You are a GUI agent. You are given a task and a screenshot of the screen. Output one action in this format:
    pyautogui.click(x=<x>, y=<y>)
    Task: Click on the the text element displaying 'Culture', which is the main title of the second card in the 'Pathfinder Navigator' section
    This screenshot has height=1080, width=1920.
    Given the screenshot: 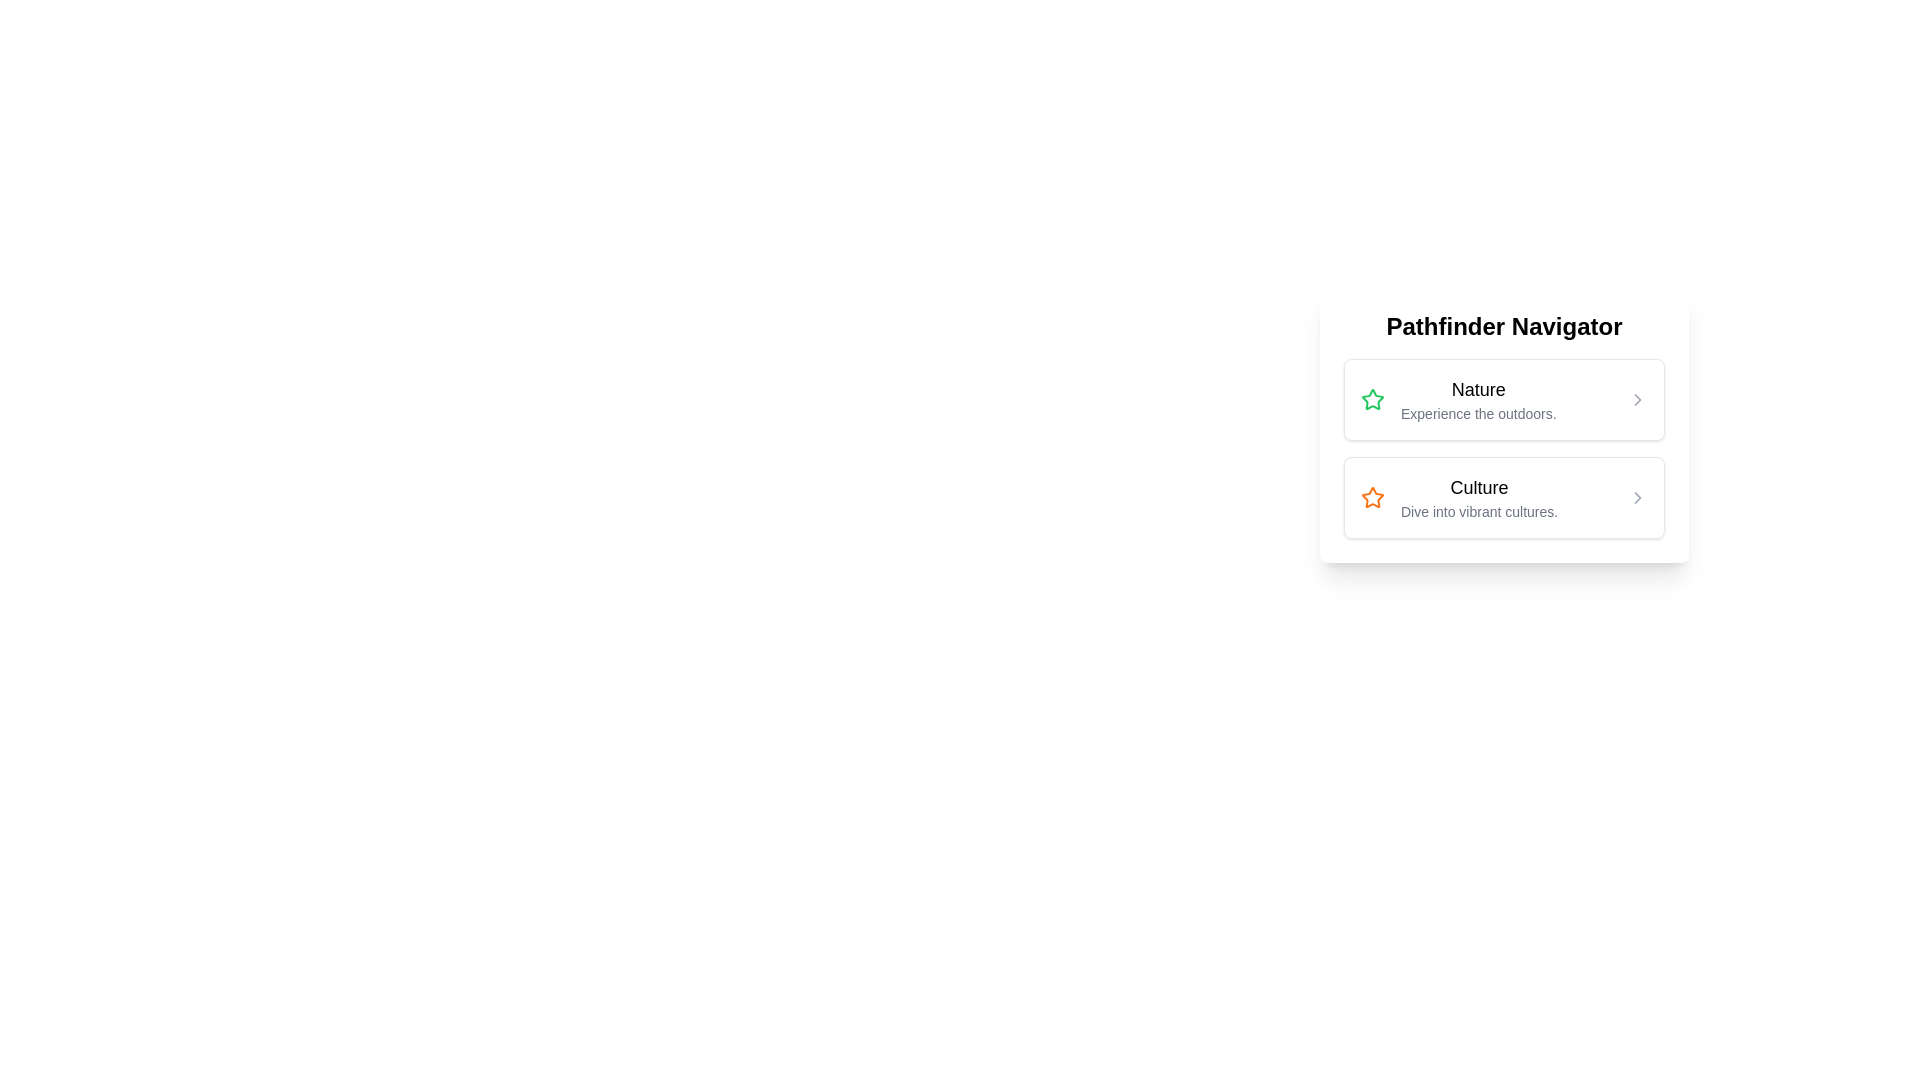 What is the action you would take?
    pyautogui.click(x=1479, y=488)
    